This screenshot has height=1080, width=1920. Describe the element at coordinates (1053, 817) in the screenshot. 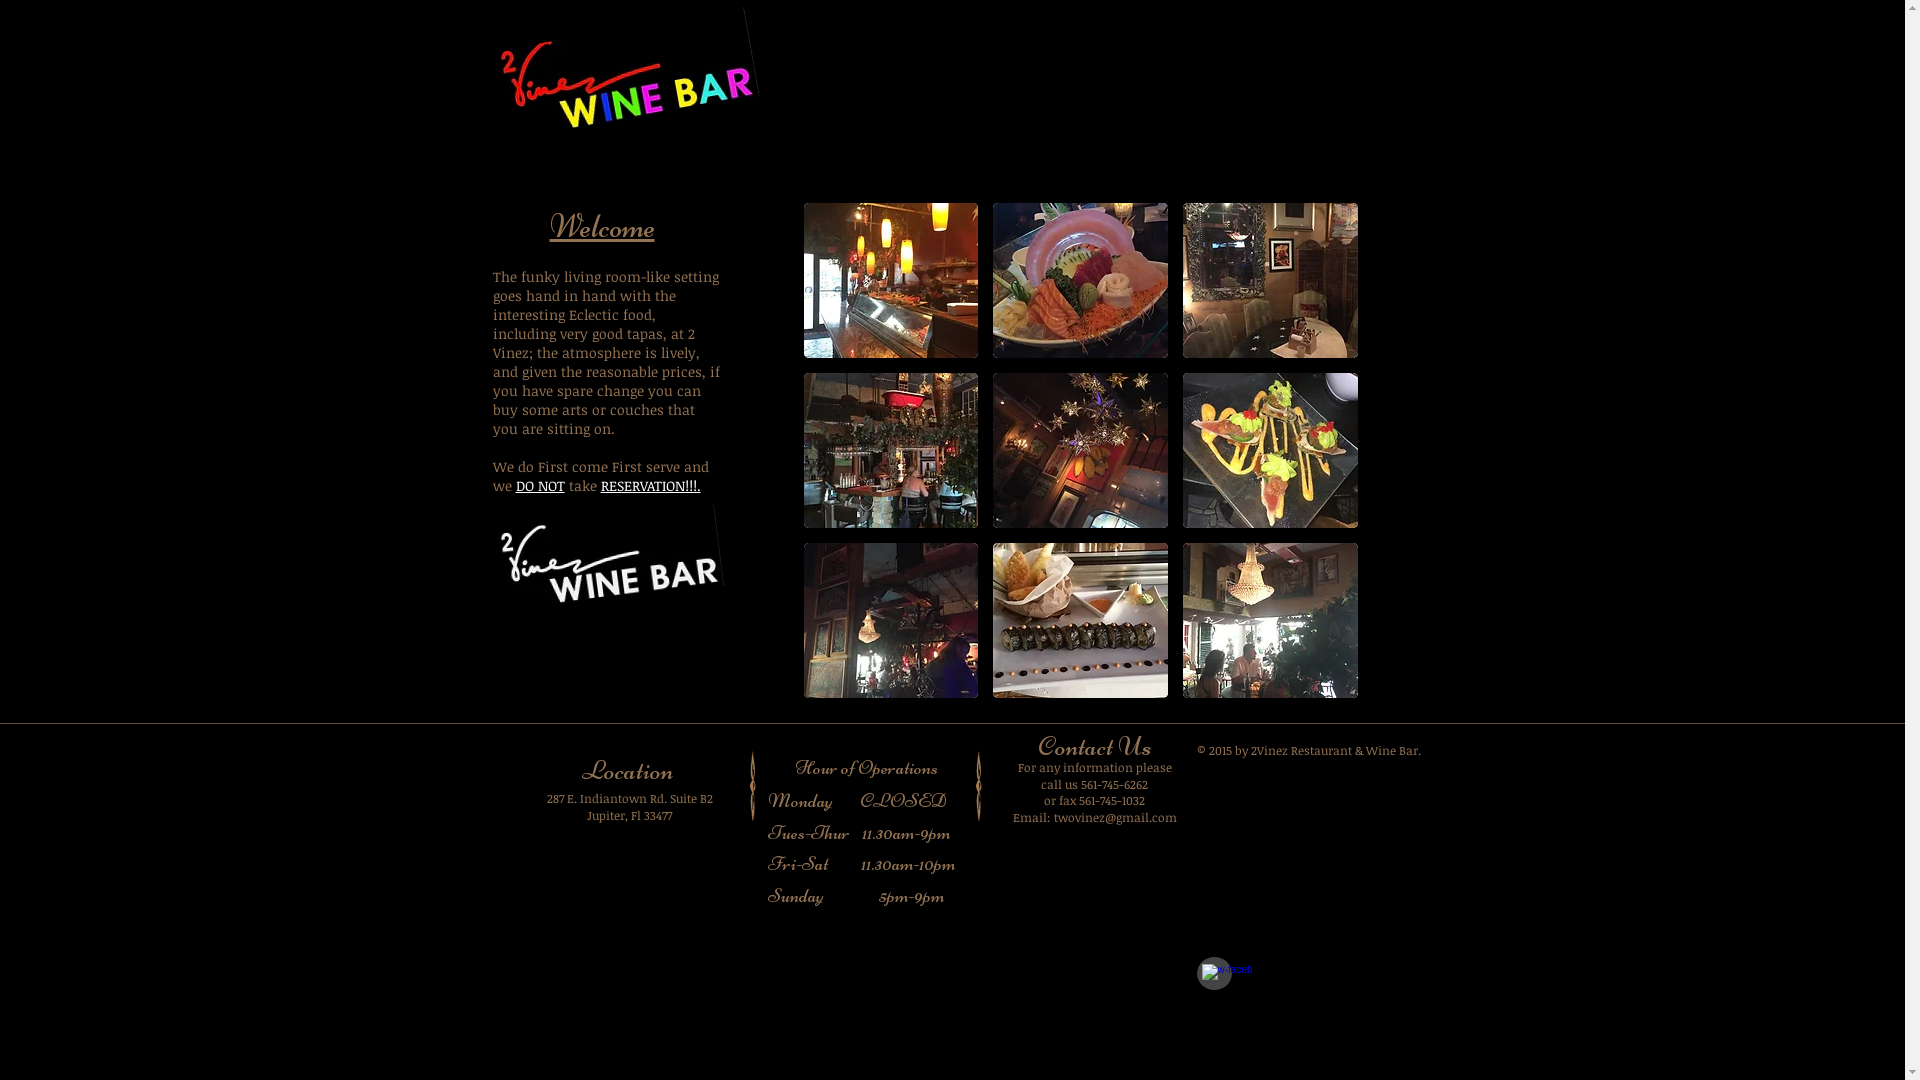

I see `'twovinez@gmail.com'` at that location.